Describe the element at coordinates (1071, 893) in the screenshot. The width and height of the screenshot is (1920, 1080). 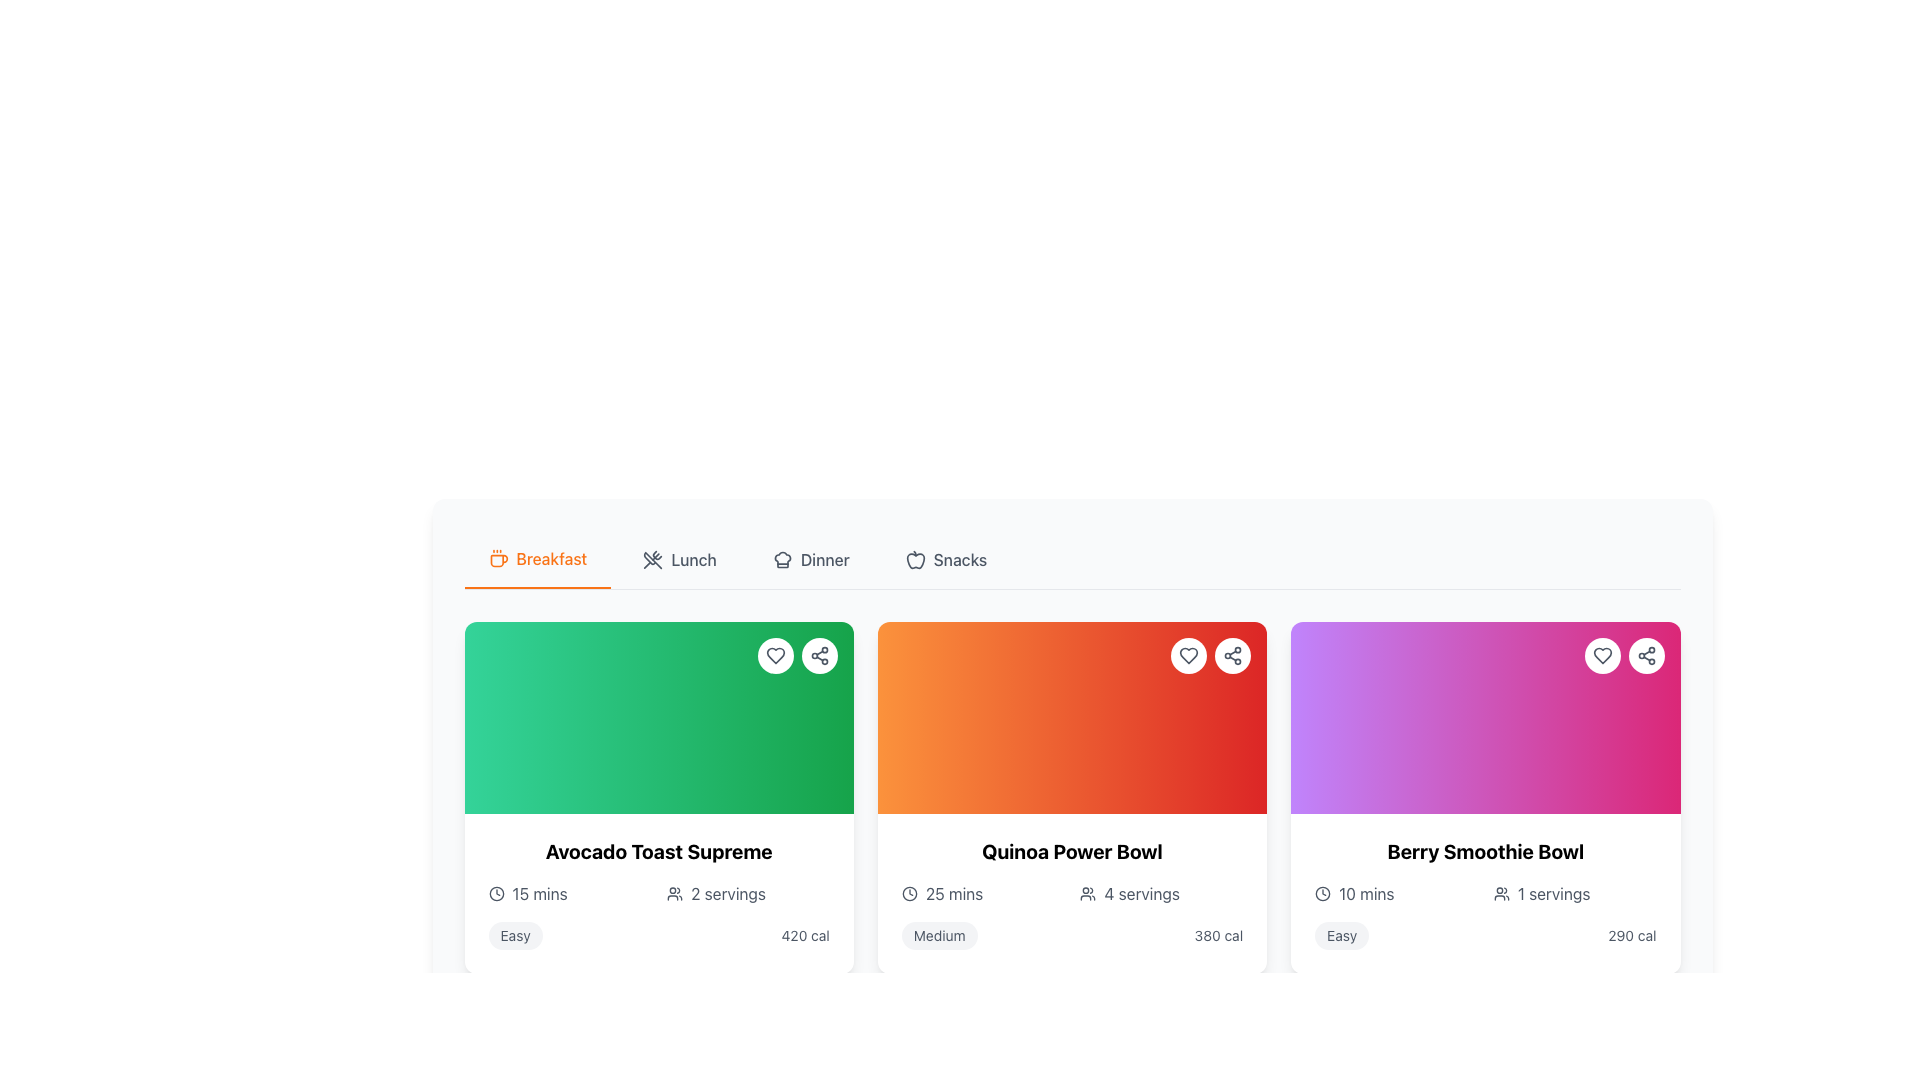
I see `the Info Card presenting details about a specific dish` at that location.